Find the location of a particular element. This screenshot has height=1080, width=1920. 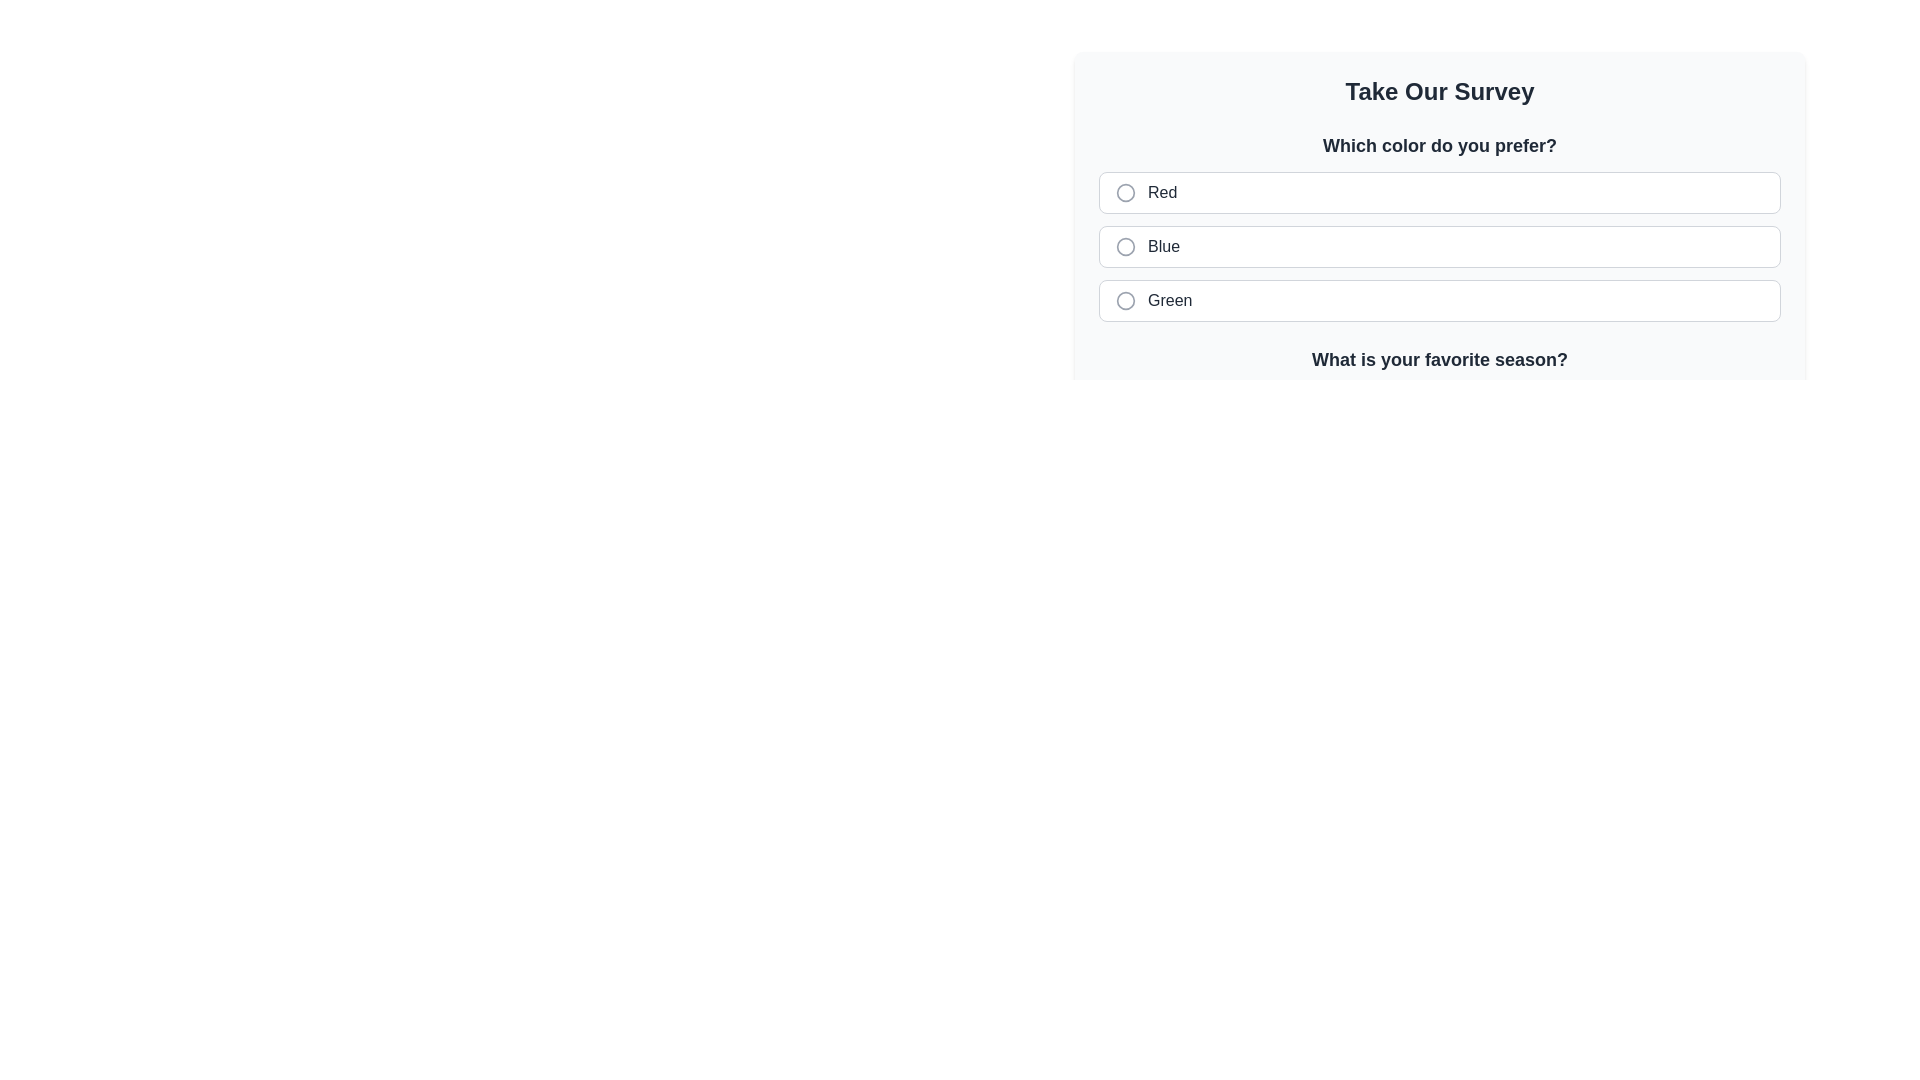

the 'Green' radio button, which is the third option in a vertical sequence of radio buttons styled with rounded corners is located at coordinates (1440, 300).